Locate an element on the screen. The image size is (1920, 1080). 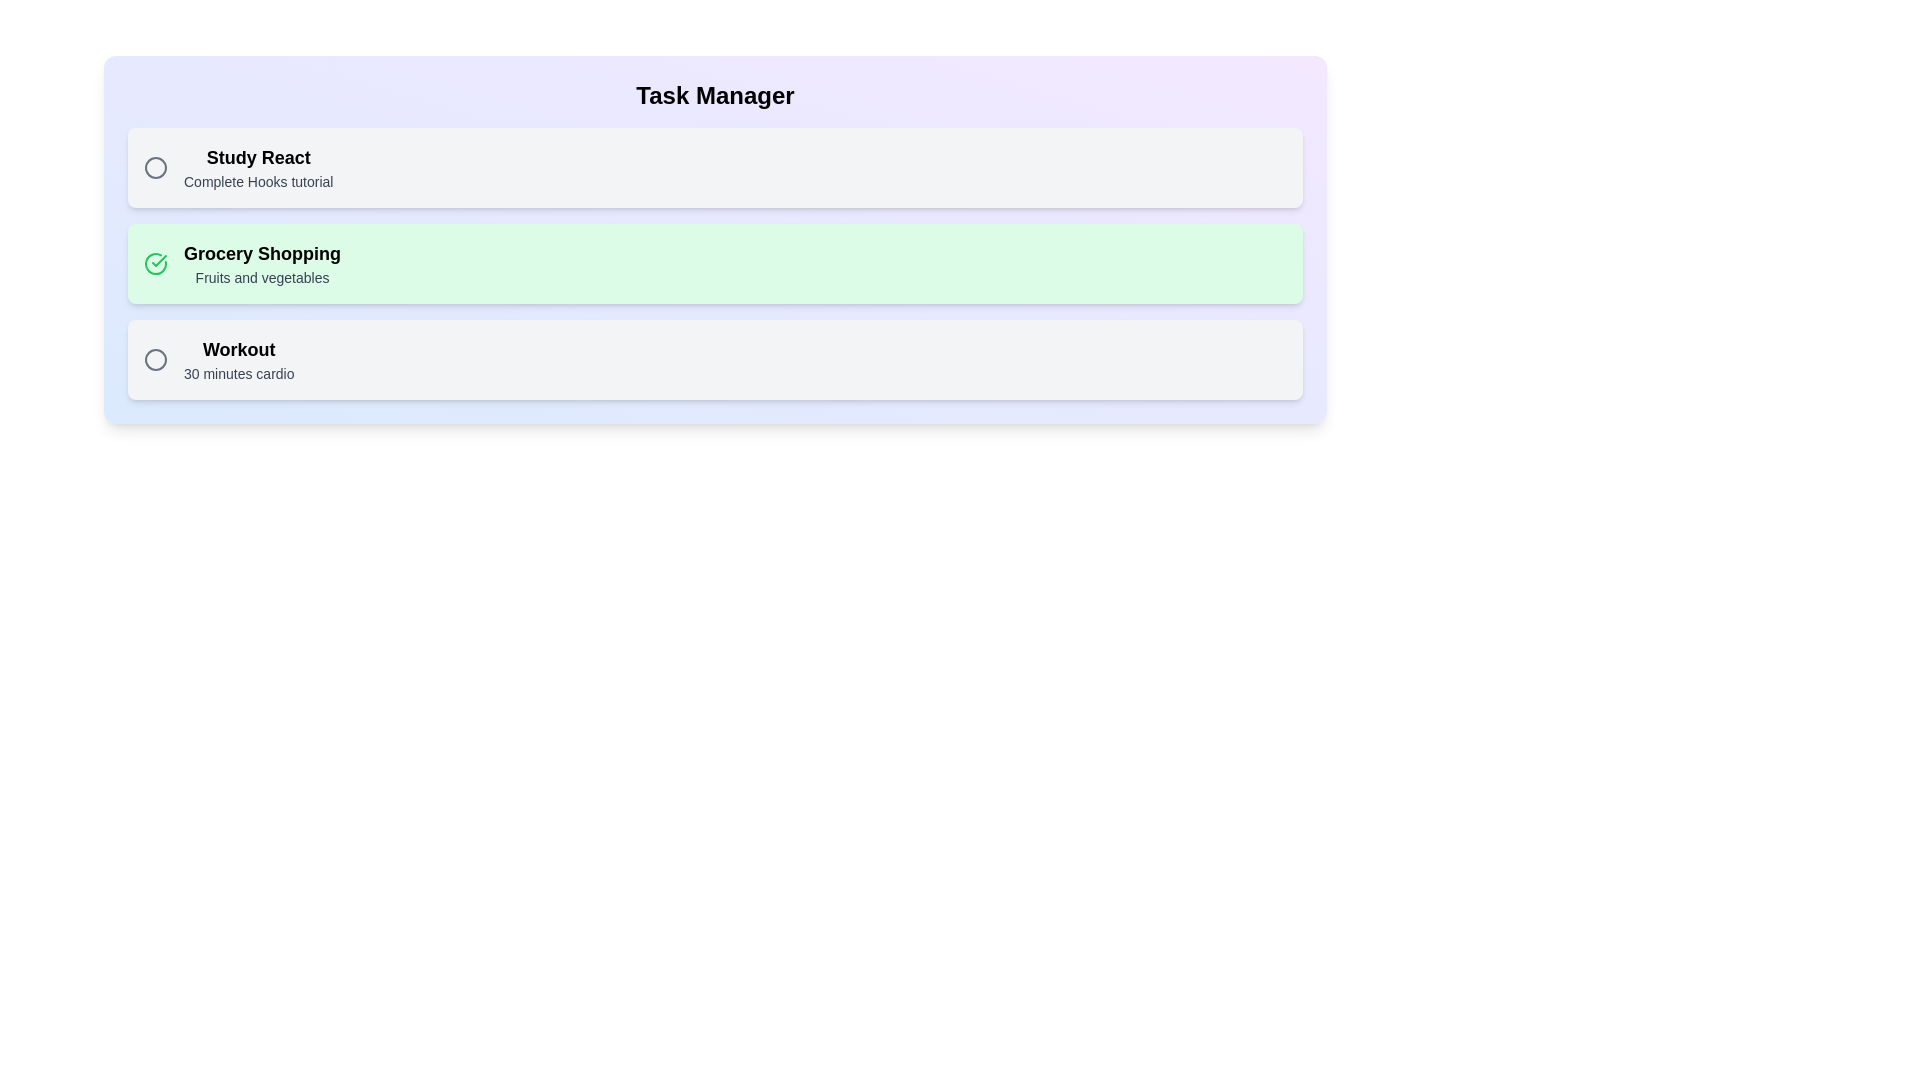
the green checkmark icon button indicating task completion next to 'Grocery Shopping' is located at coordinates (155, 262).